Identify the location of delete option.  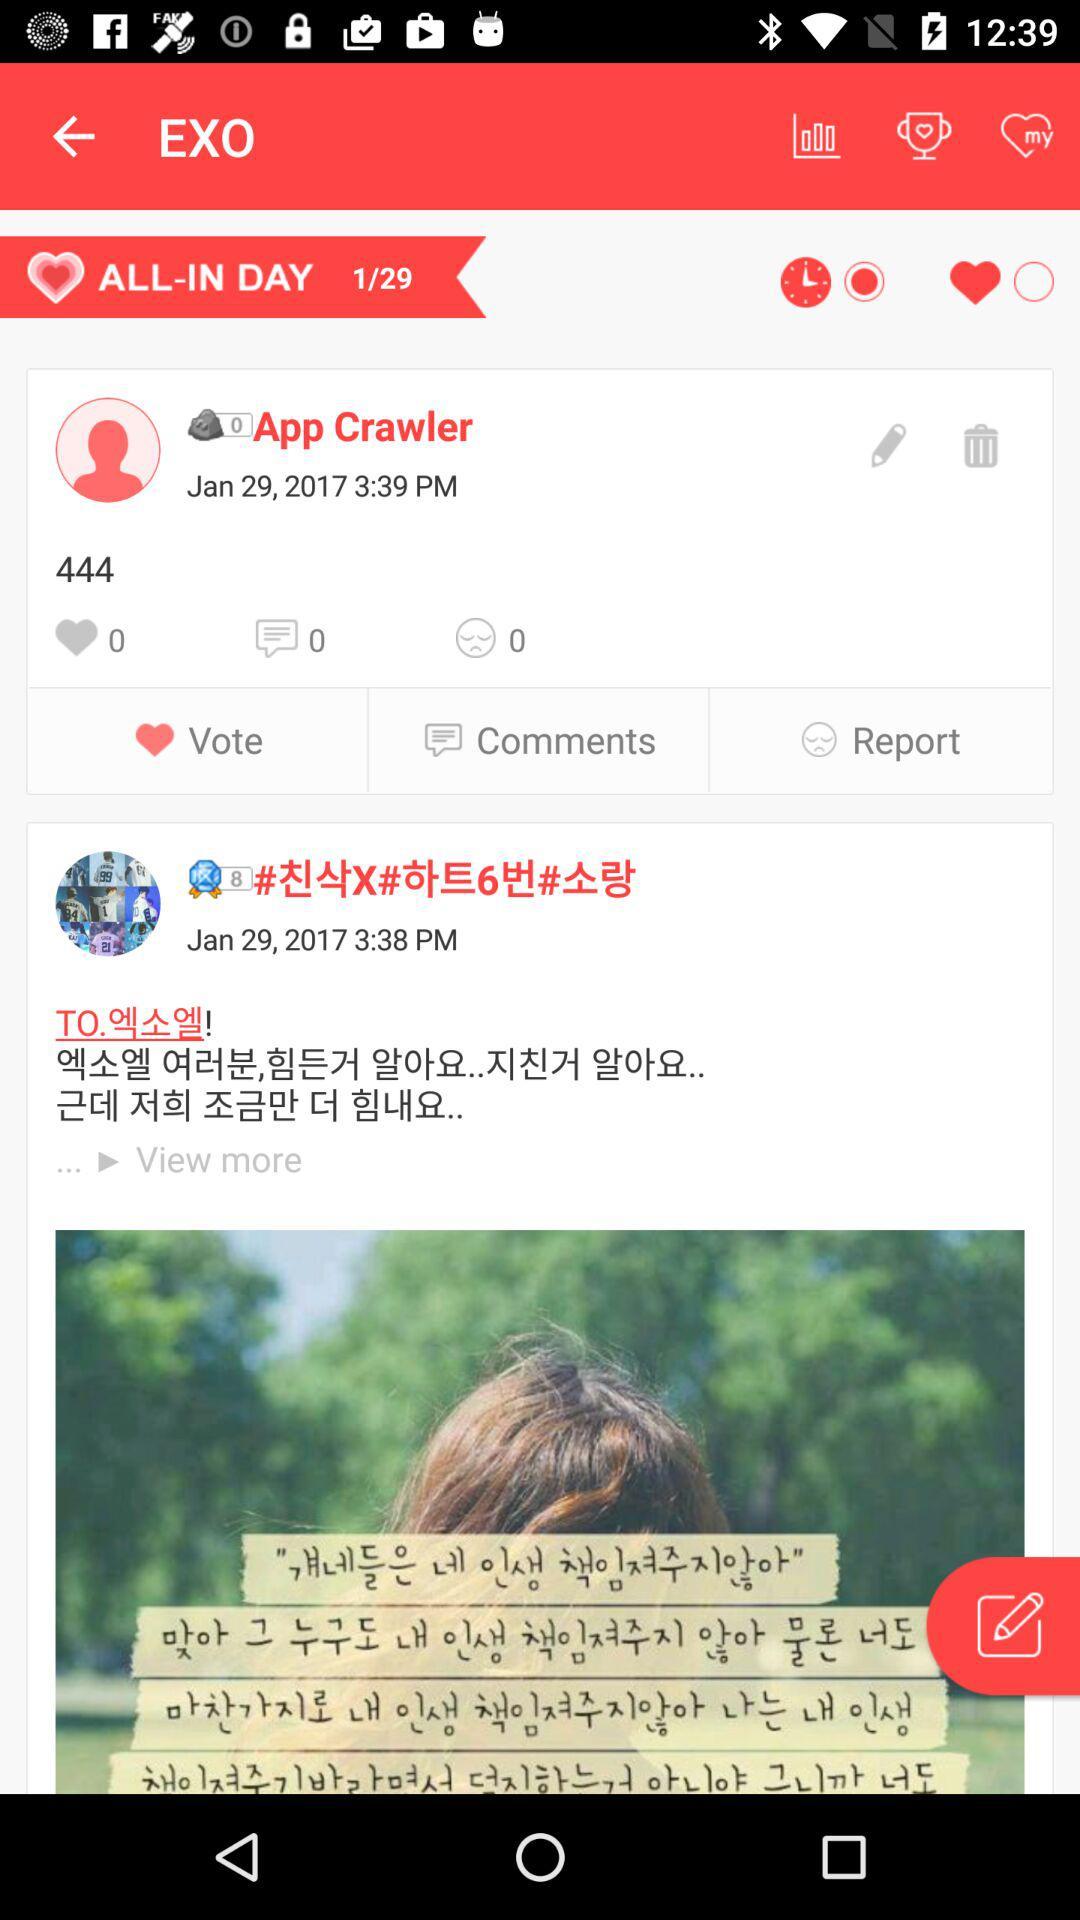
(977, 442).